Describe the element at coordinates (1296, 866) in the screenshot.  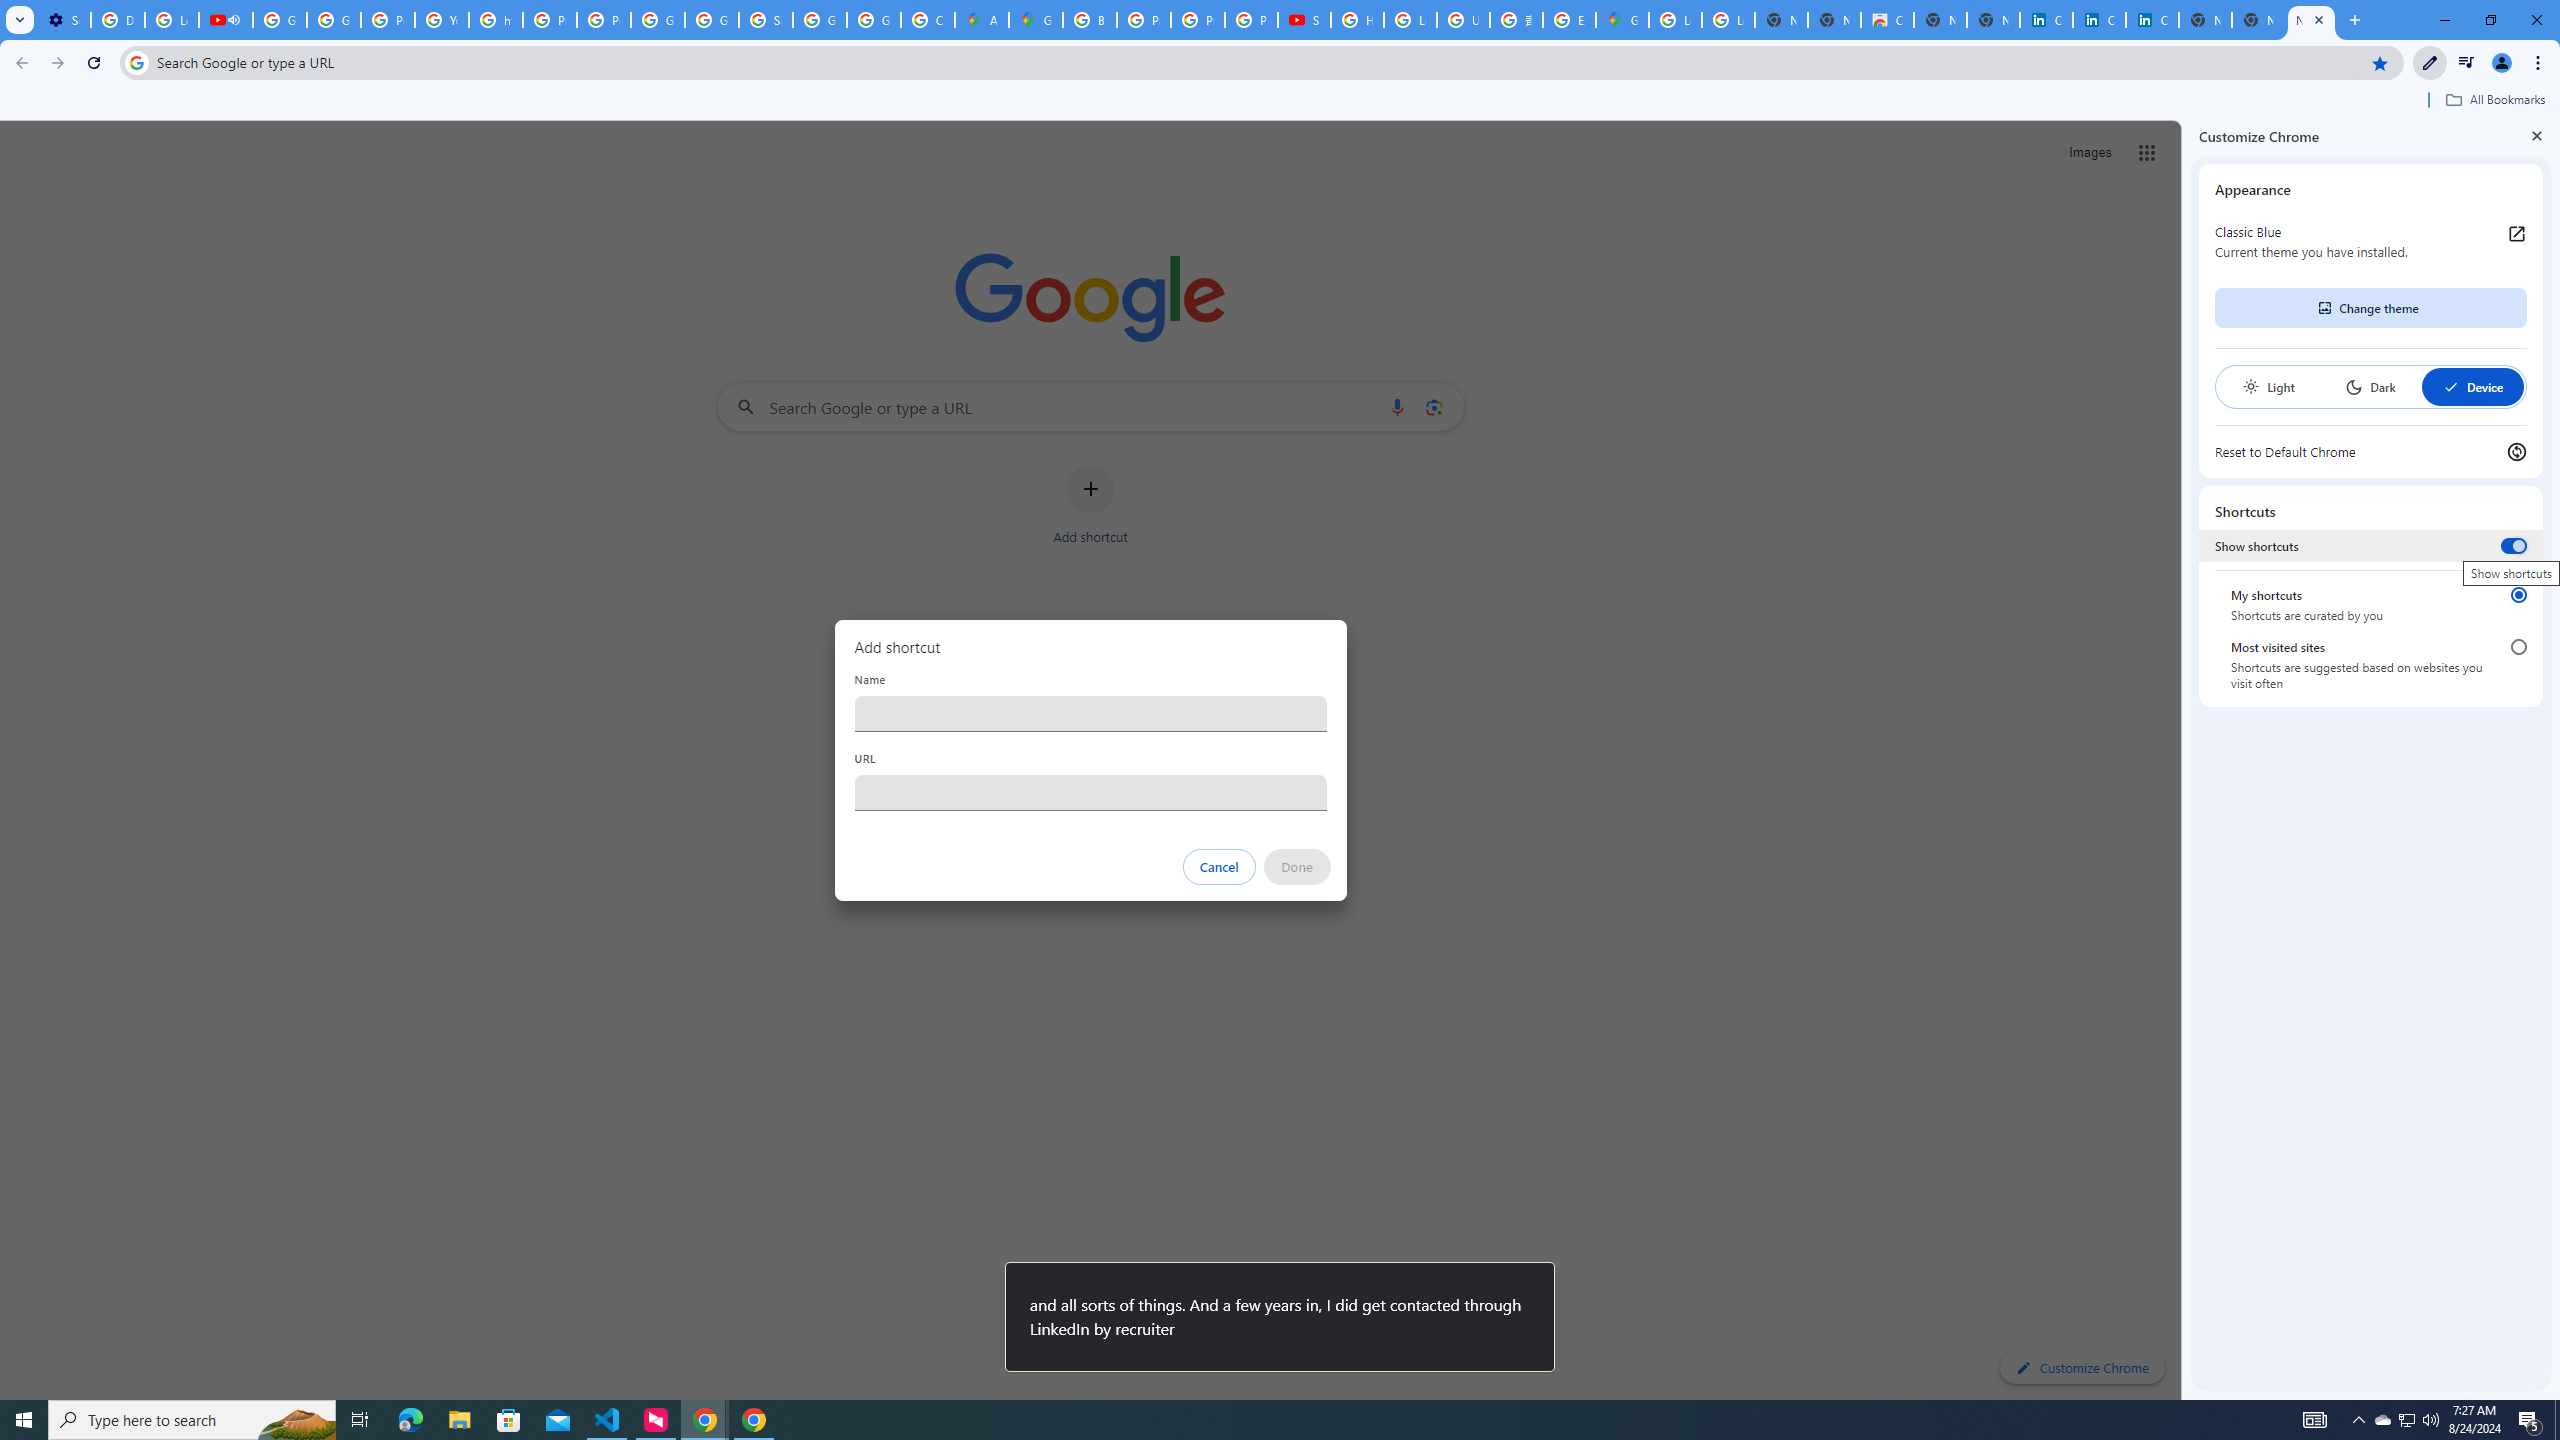
I see `'Done'` at that location.